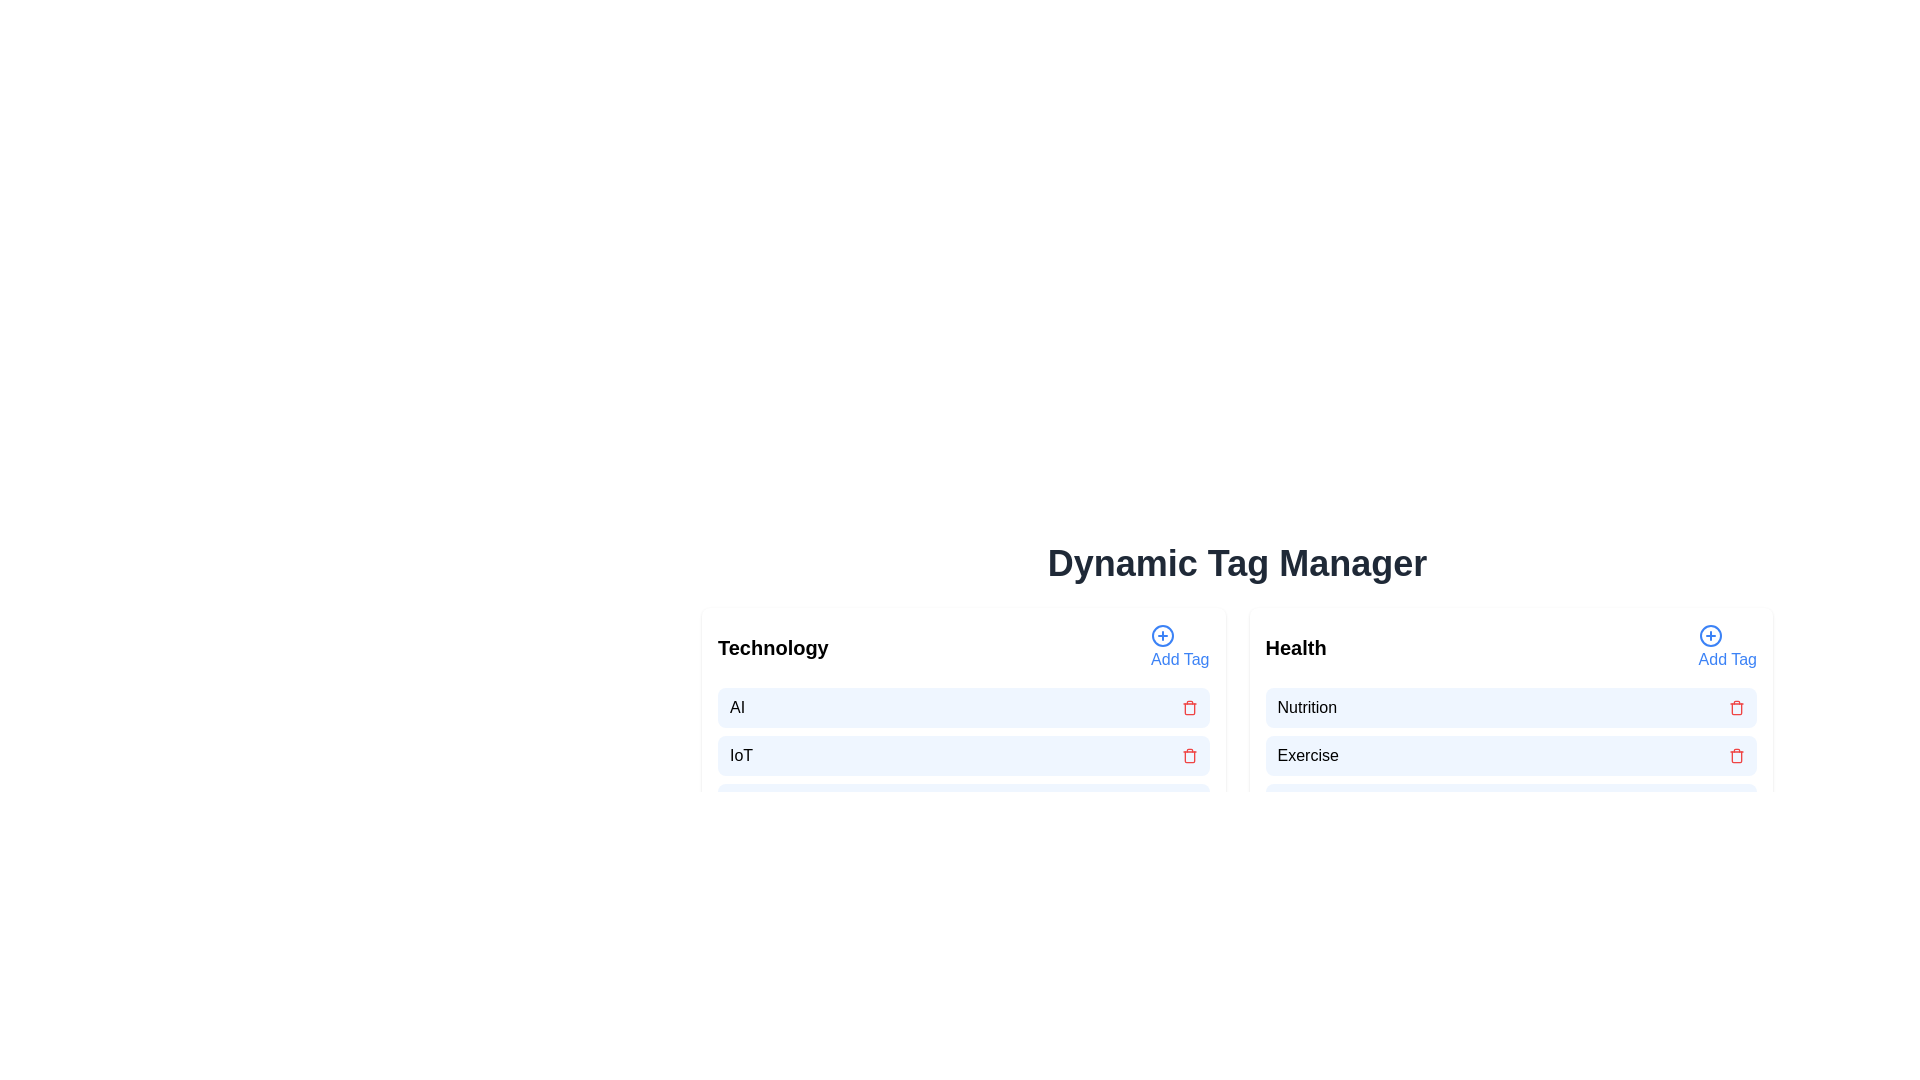 The width and height of the screenshot is (1920, 1080). What do you see at coordinates (1511, 724) in the screenshot?
I see `the tags in the 'Health' categorized tag management card` at bounding box center [1511, 724].